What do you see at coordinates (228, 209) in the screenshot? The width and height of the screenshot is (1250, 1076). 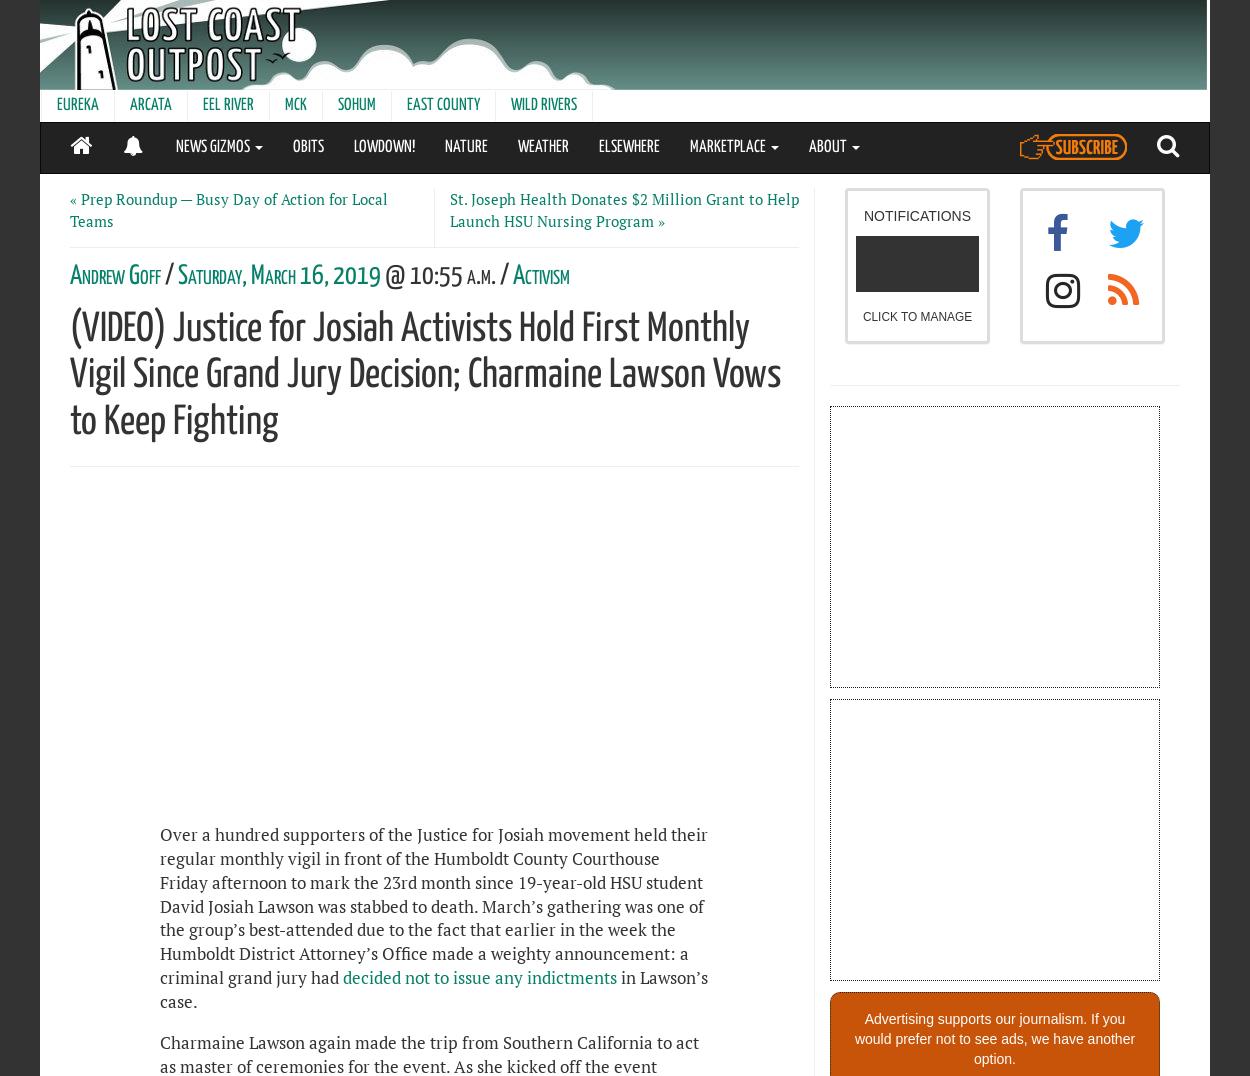 I see `'« Prep Roundup — Busy Day of Action for Local Teams'` at bounding box center [228, 209].